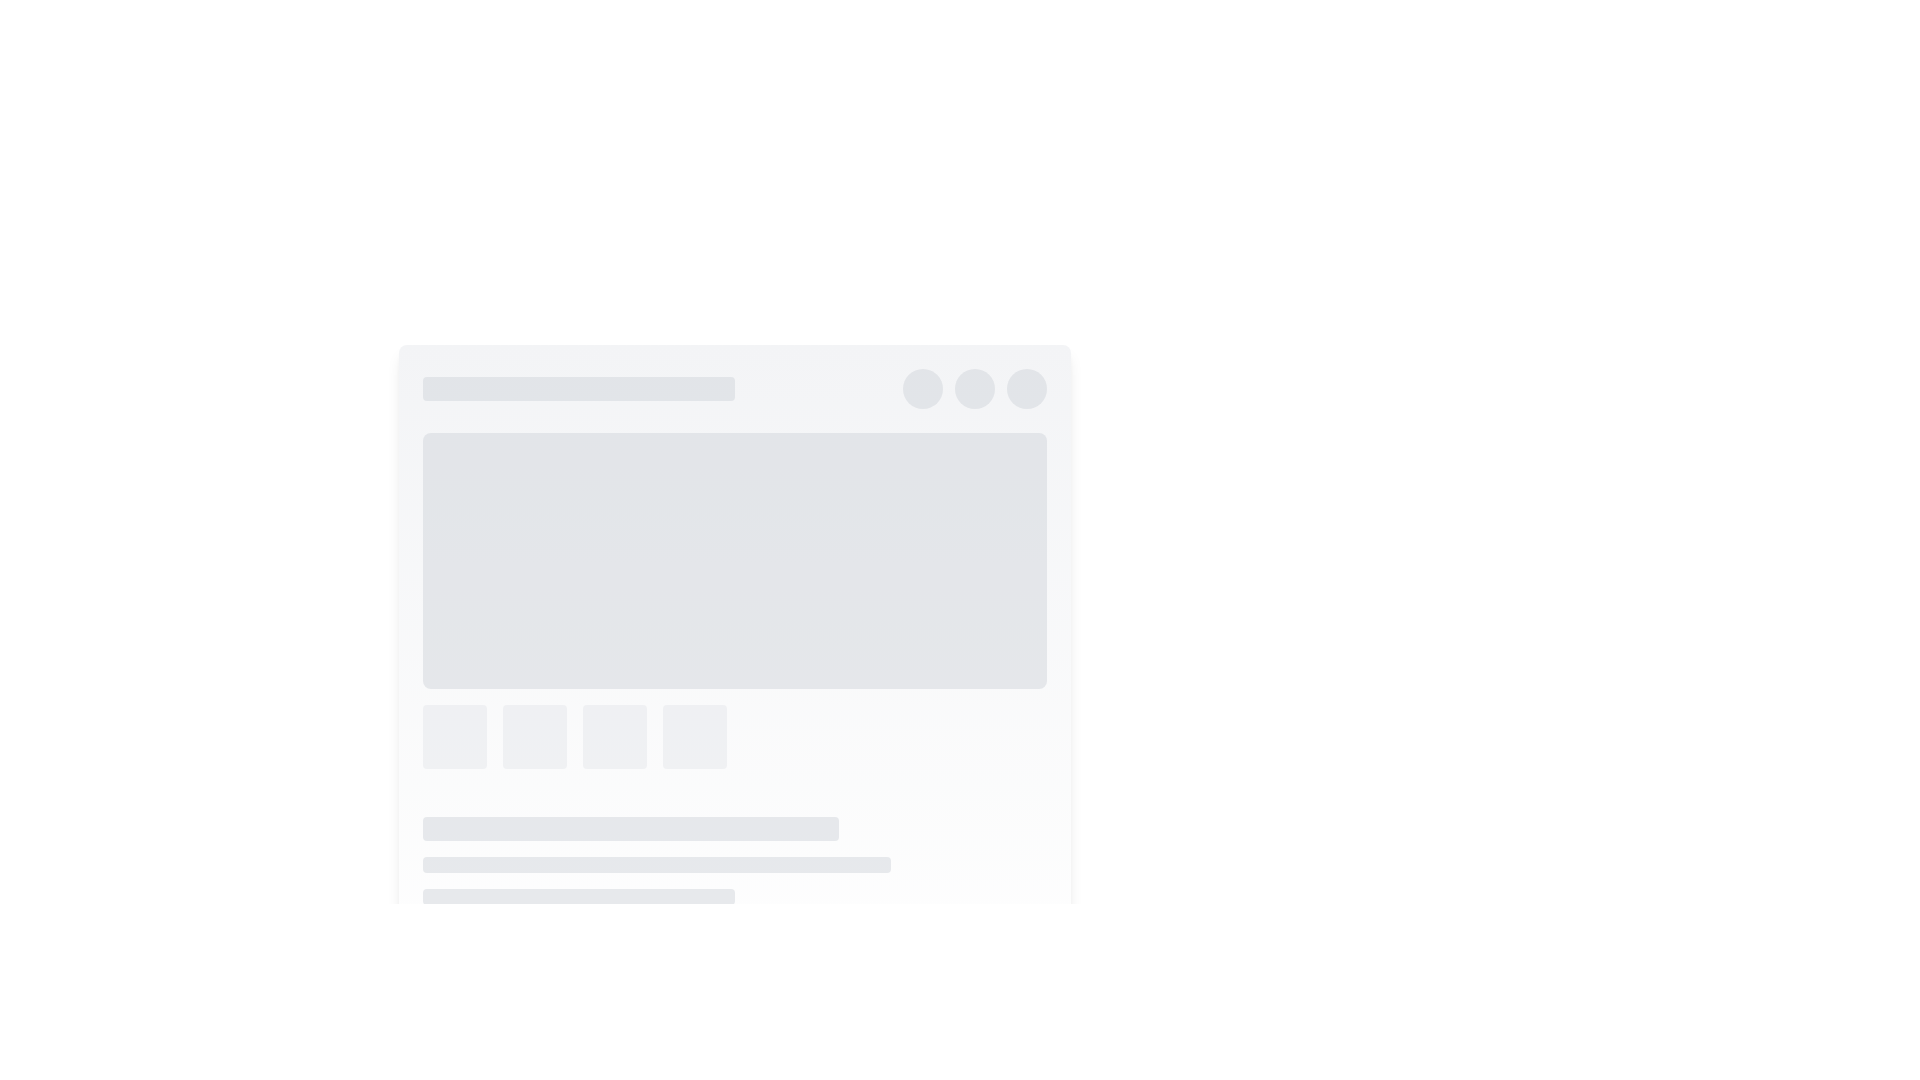 The image size is (1920, 1080). I want to click on the leftmost circular gray decorative element located in the top-right corner of the interface, so click(921, 389).